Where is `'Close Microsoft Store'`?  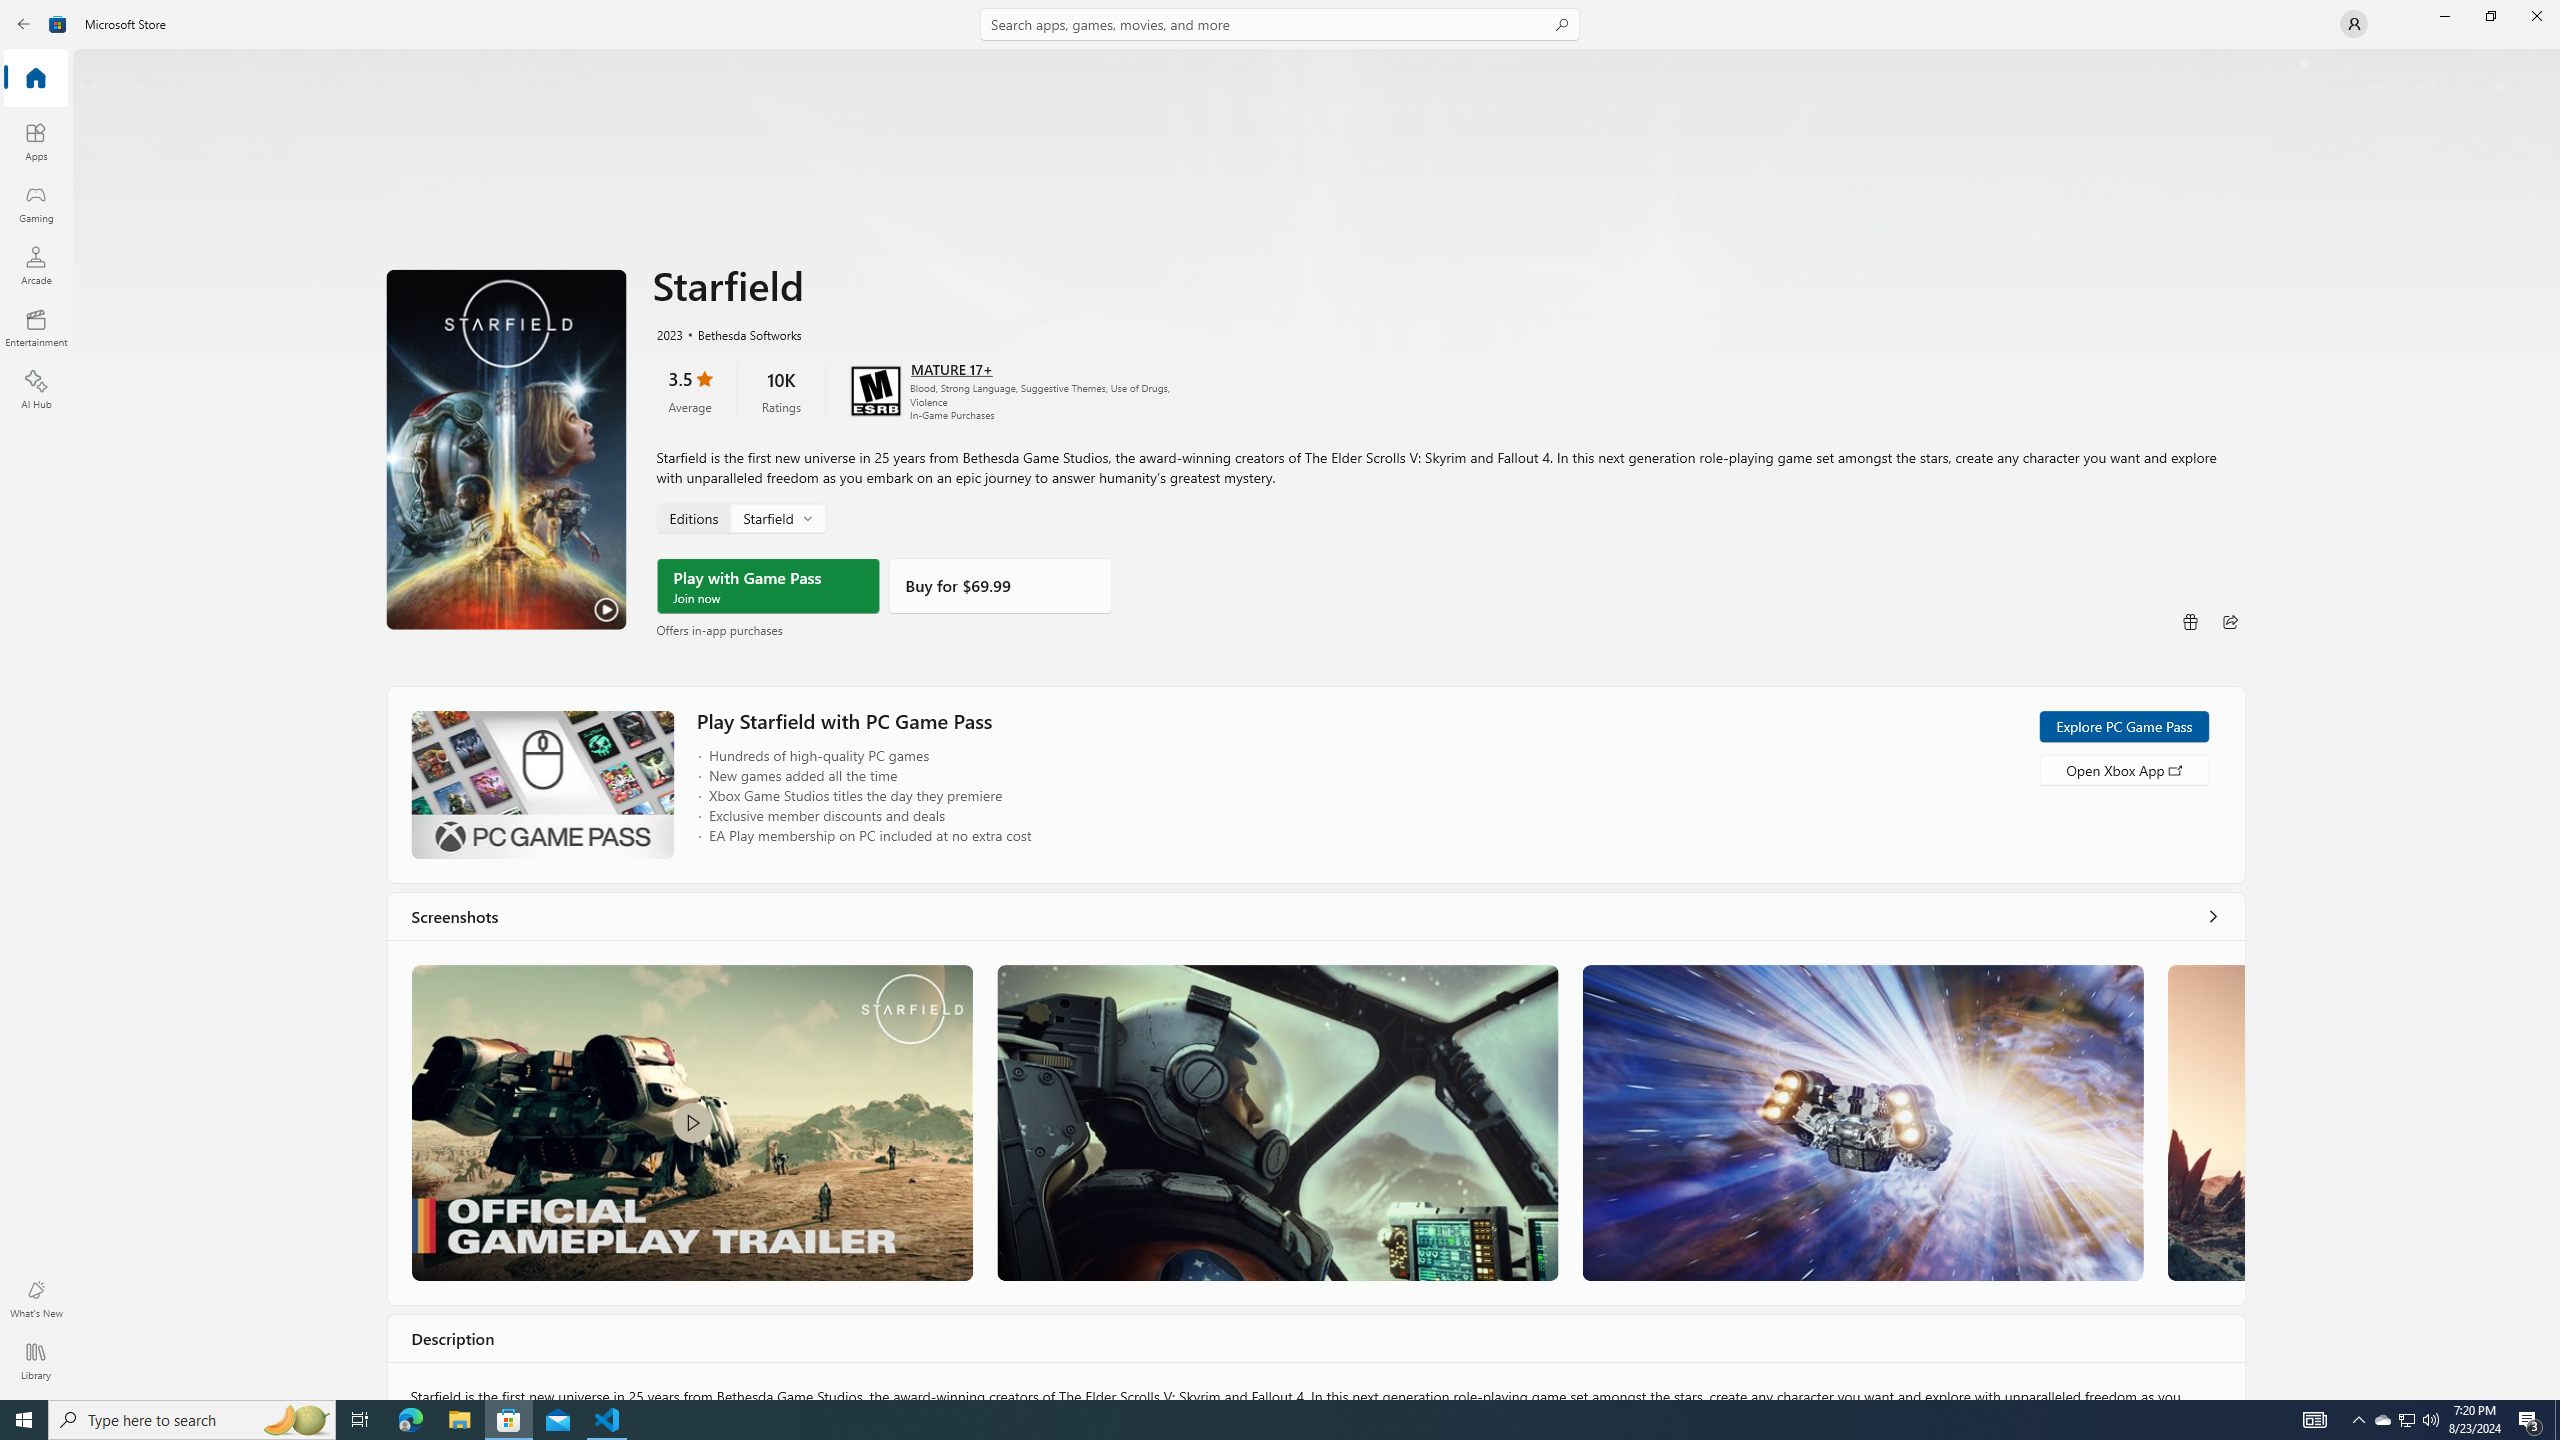
'Close Microsoft Store' is located at coordinates (2535, 15).